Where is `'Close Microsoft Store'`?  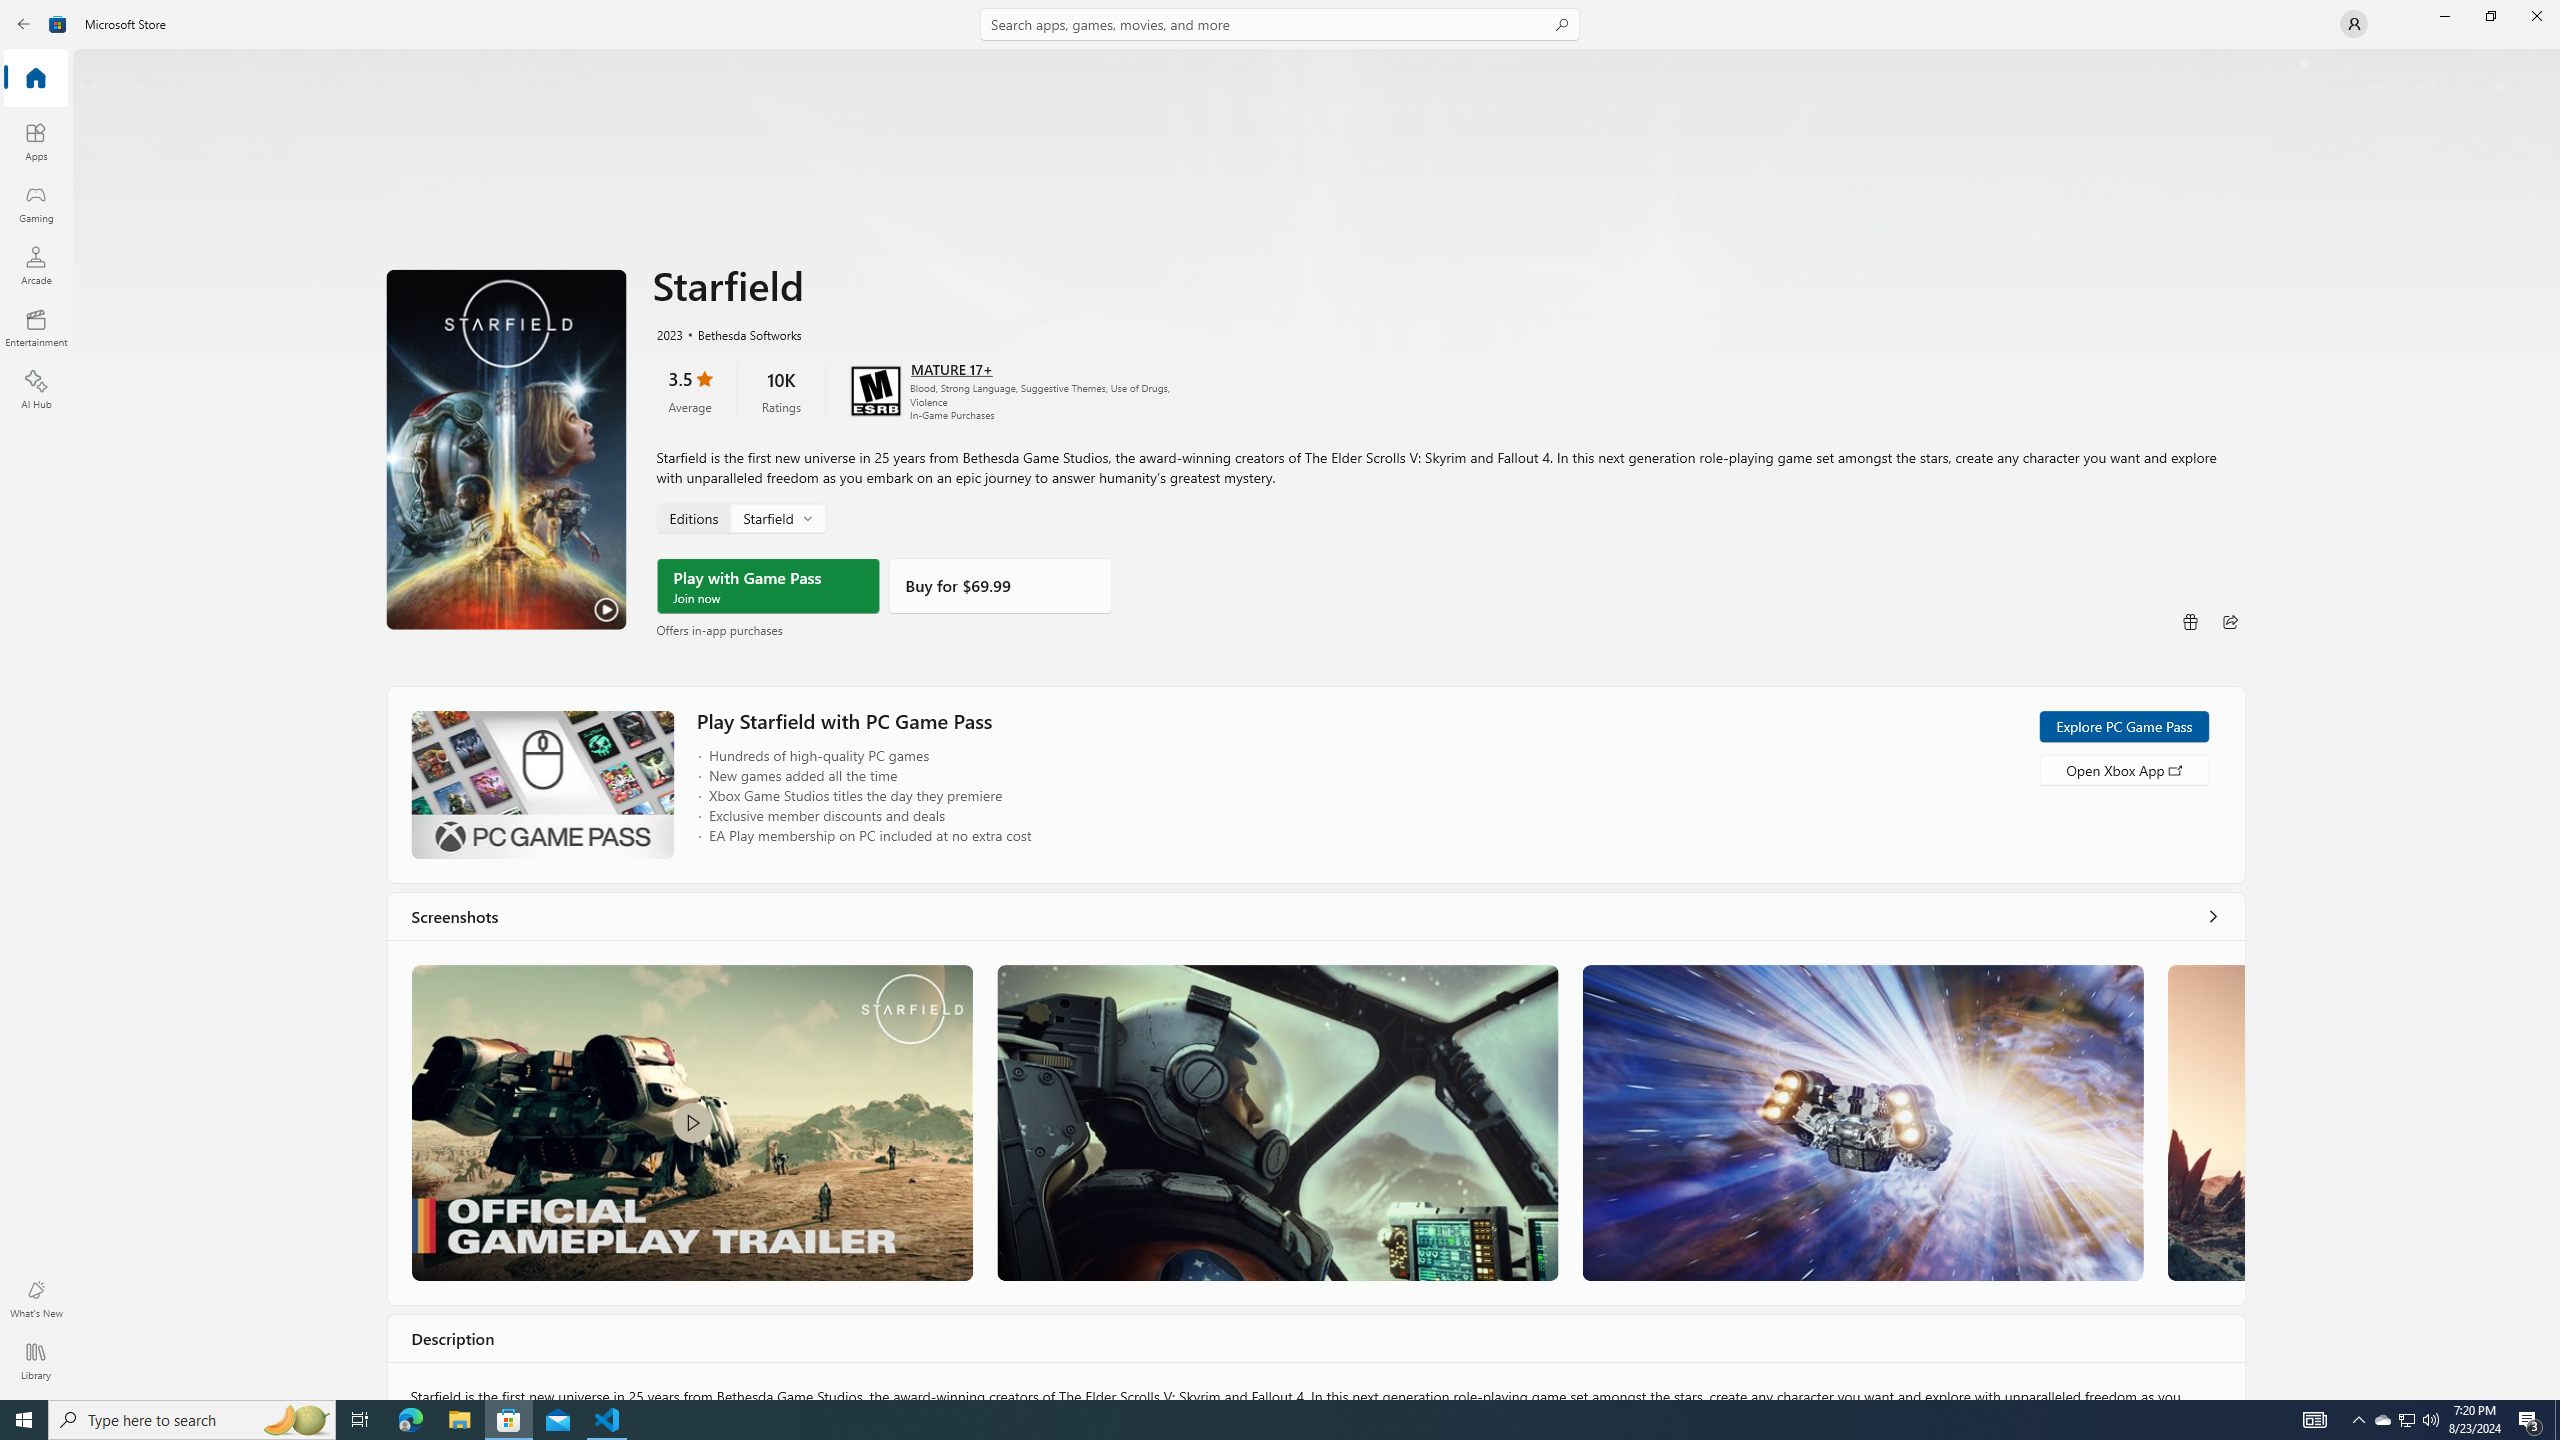
'Close Microsoft Store' is located at coordinates (2535, 15).